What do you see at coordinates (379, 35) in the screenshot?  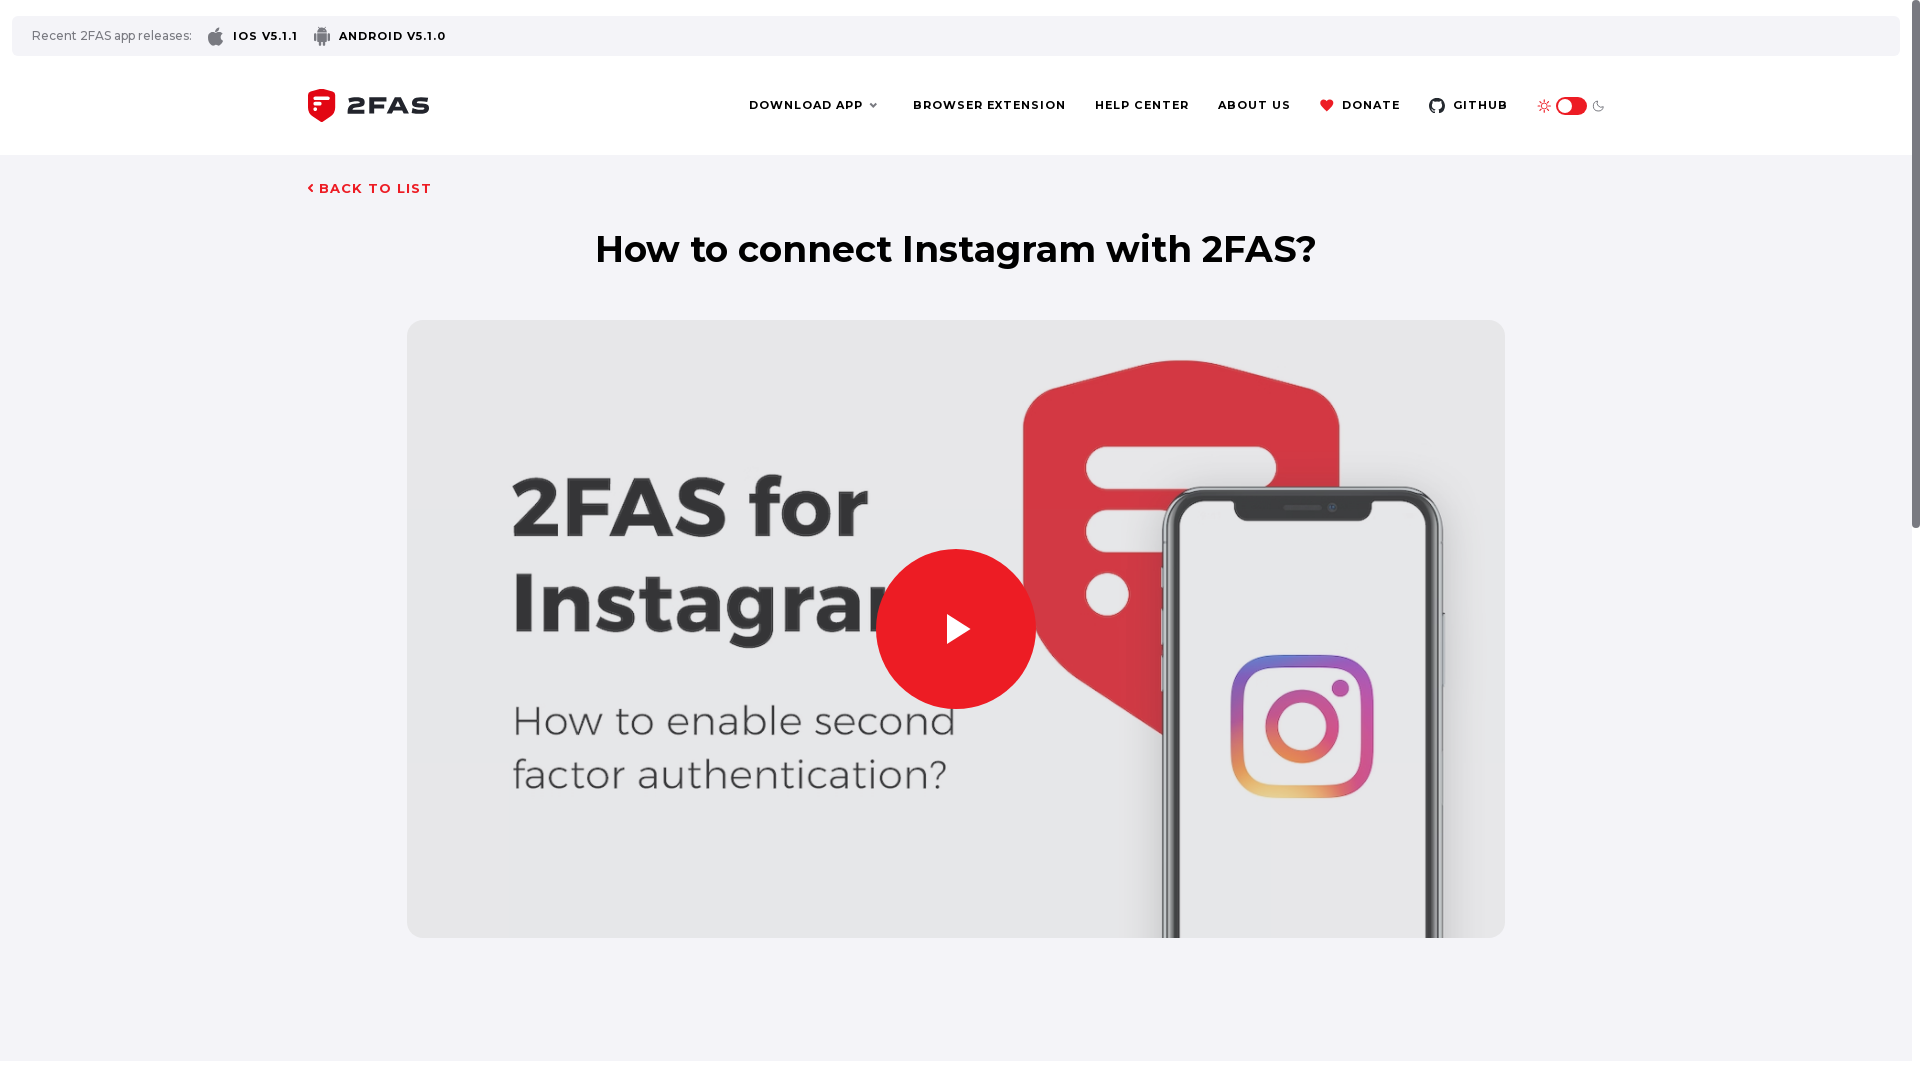 I see `'ANDROID V5.1.0'` at bounding box center [379, 35].